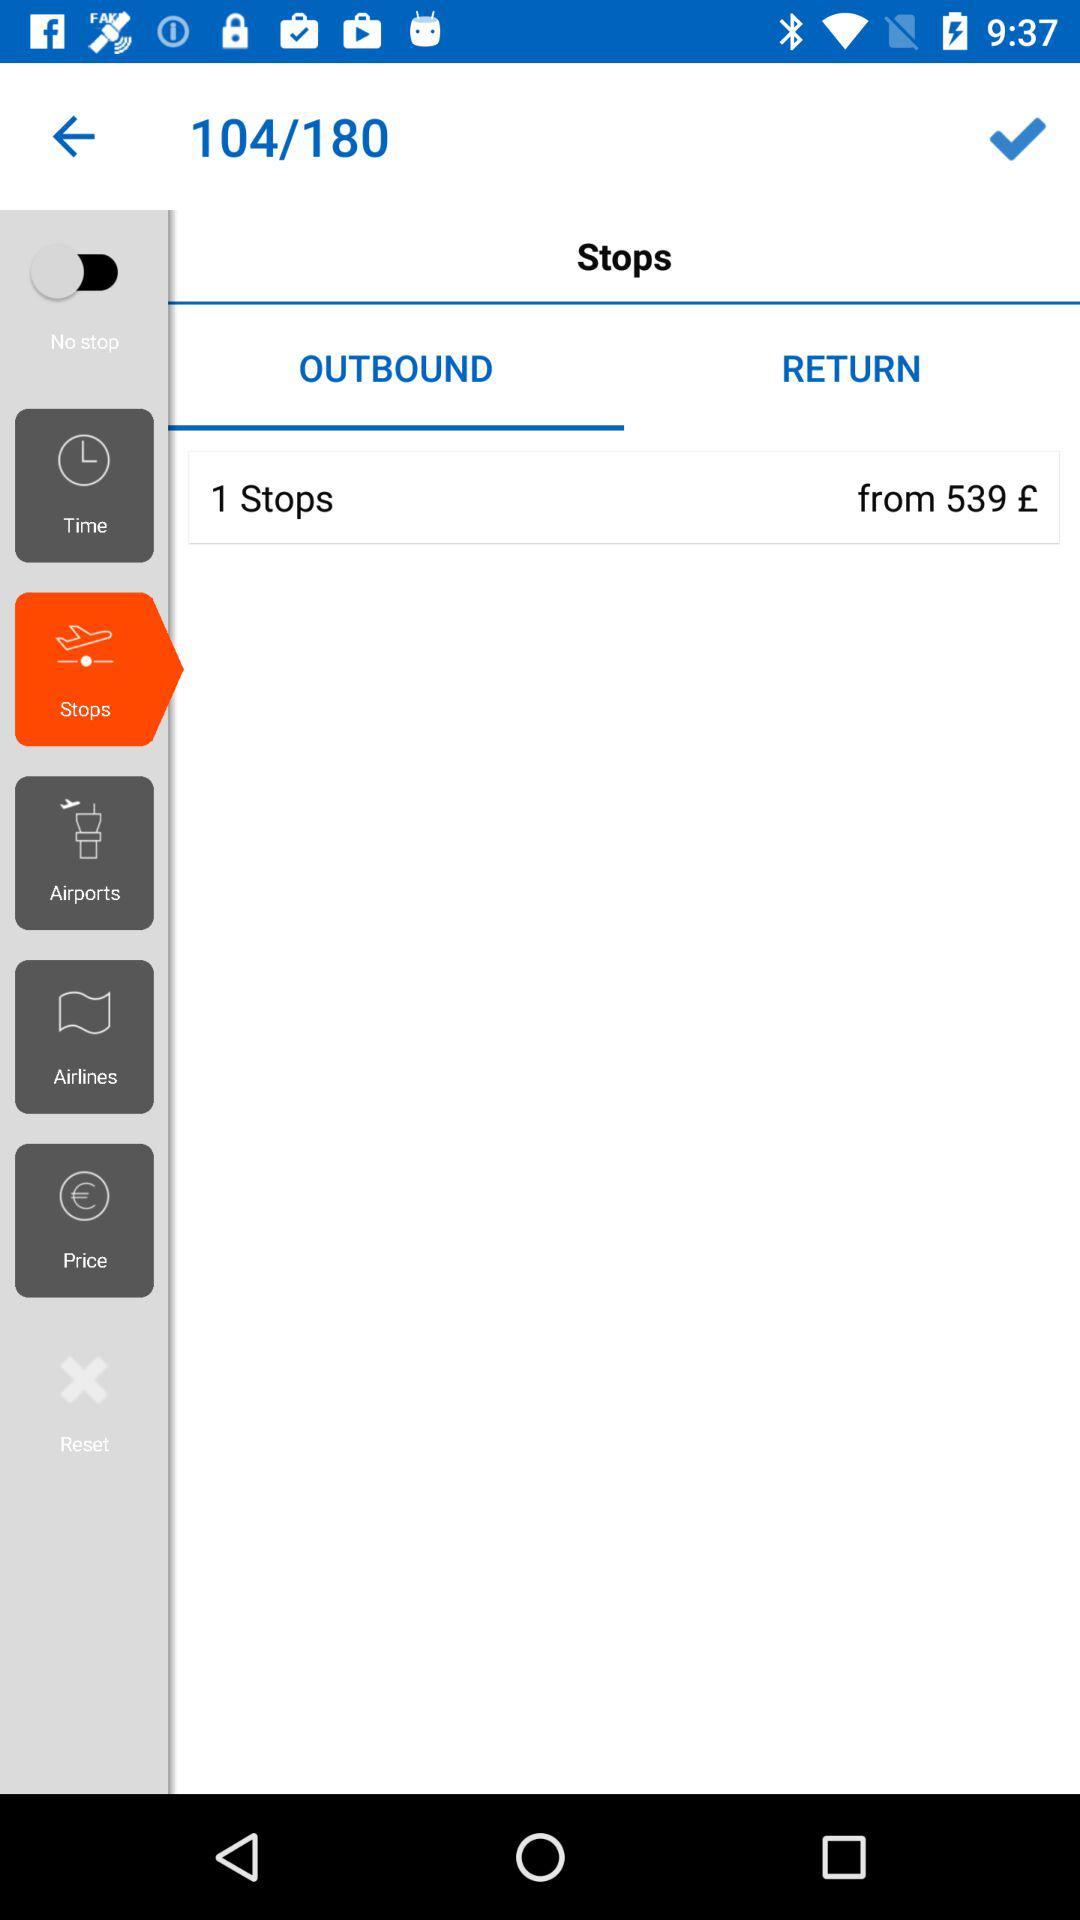 The width and height of the screenshot is (1080, 1920). What do you see at coordinates (83, 270) in the screenshot?
I see `stops option` at bounding box center [83, 270].